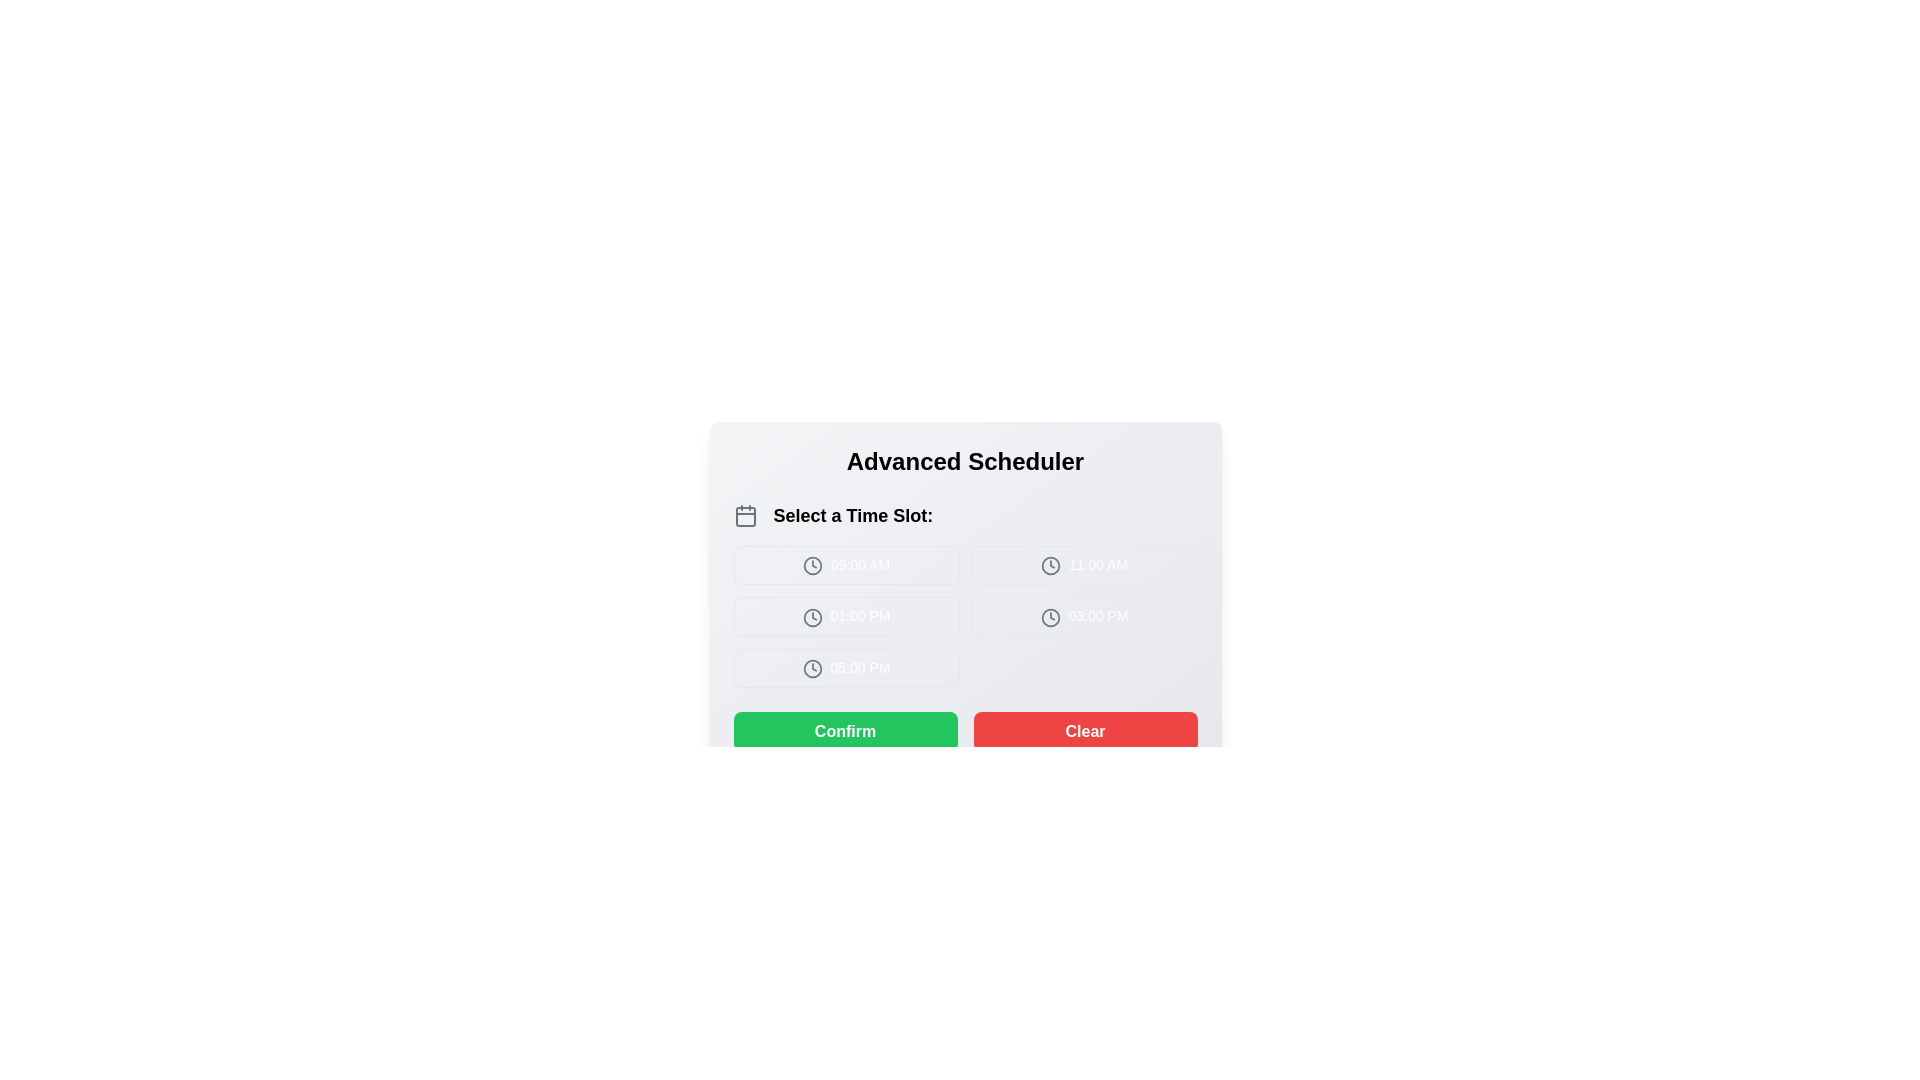 The image size is (1920, 1080). Describe the element at coordinates (744, 515) in the screenshot. I see `the date/calendar icon located to the left of the 'Select a Time Slot:' text, which enhances the context of the associated text` at that location.